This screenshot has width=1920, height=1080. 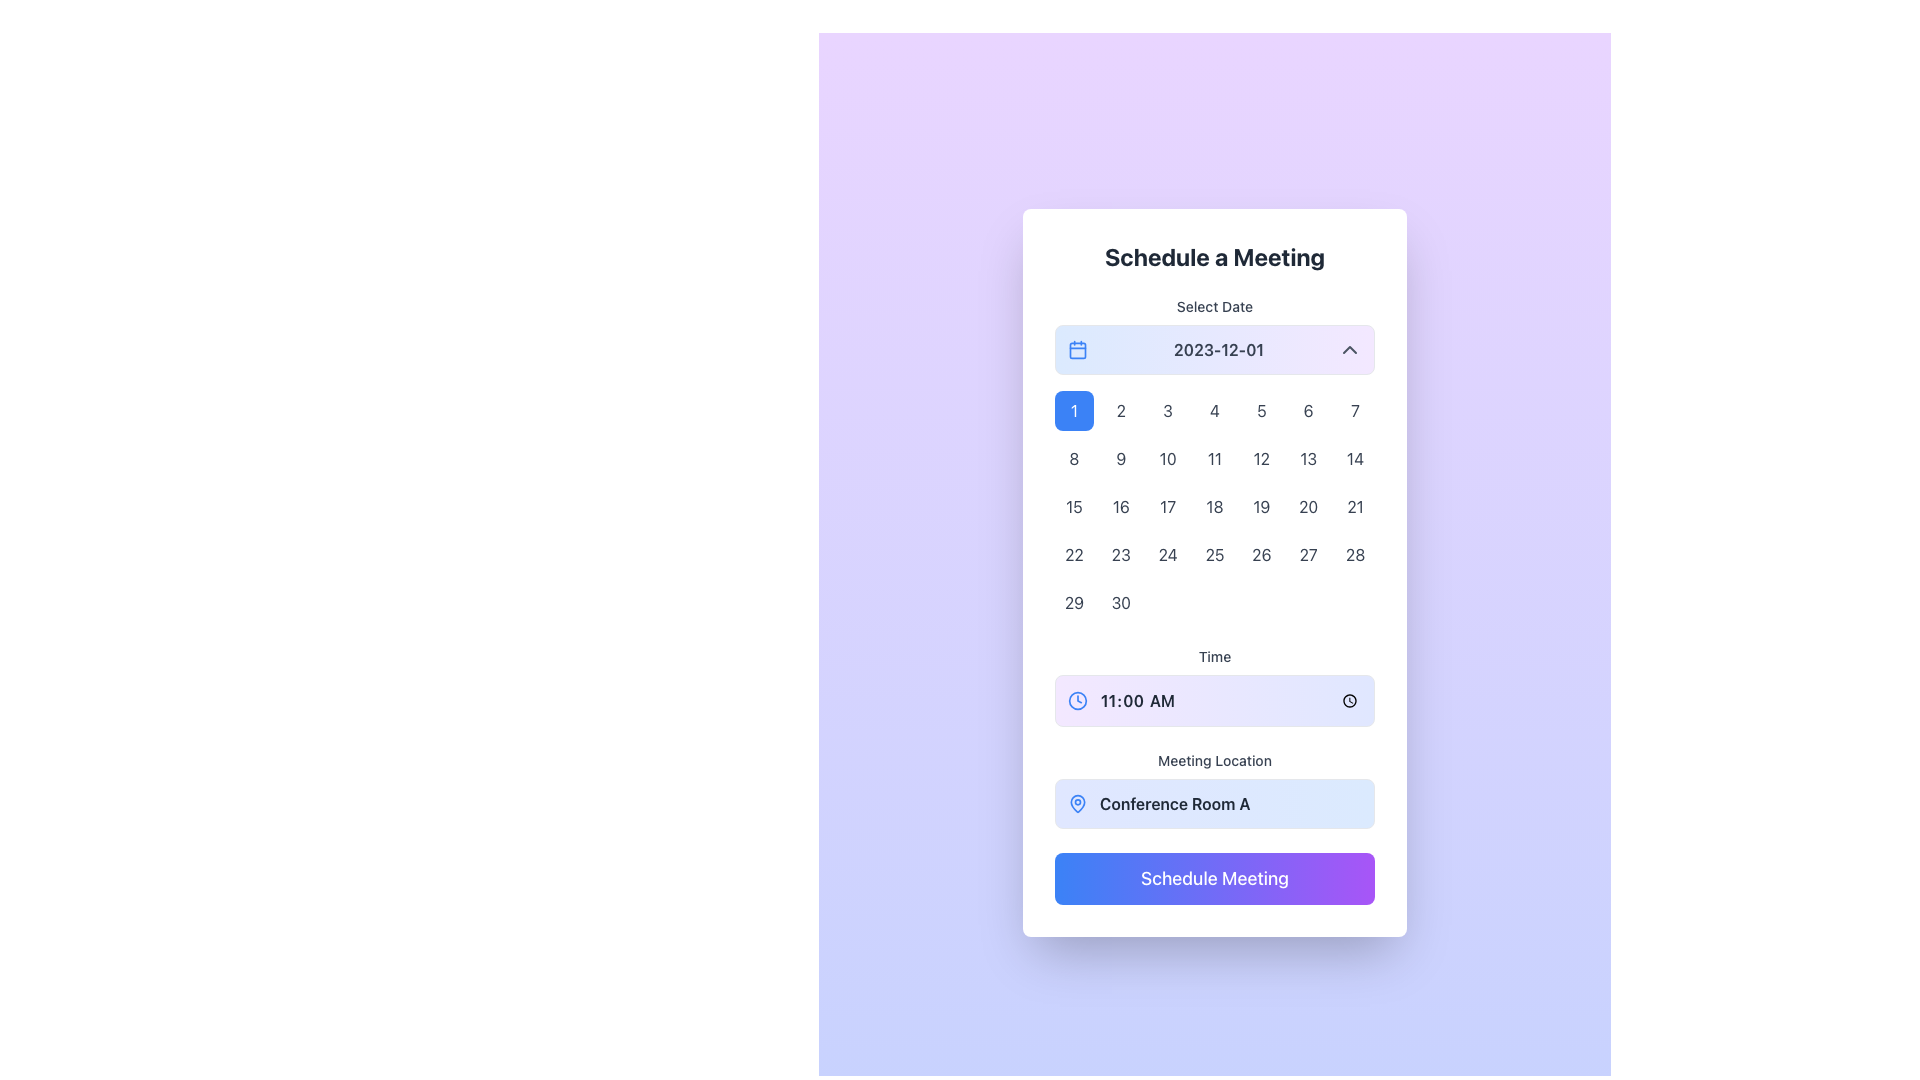 I want to click on the button representing the date '30' in the calendar, so click(x=1121, y=601).